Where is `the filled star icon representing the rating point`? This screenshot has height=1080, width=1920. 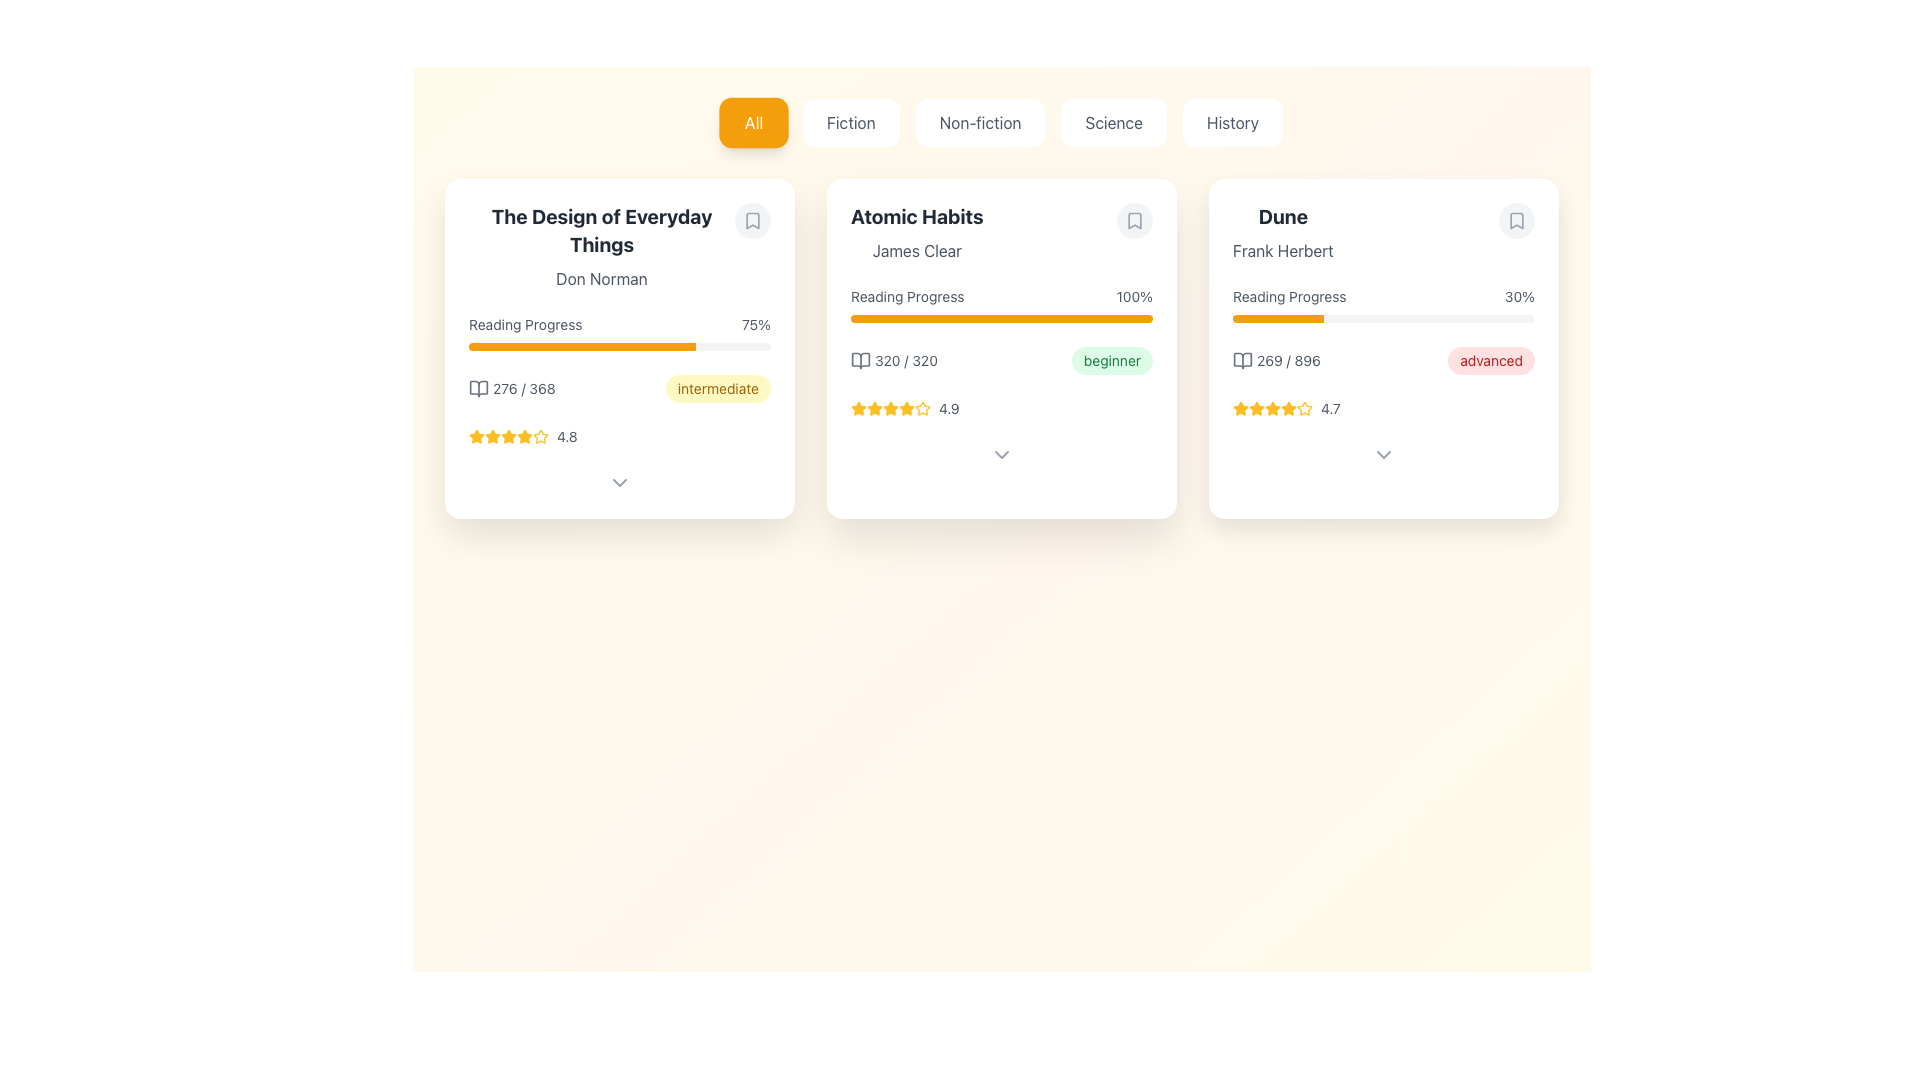 the filled star icon representing the rating point is located at coordinates (888, 407).